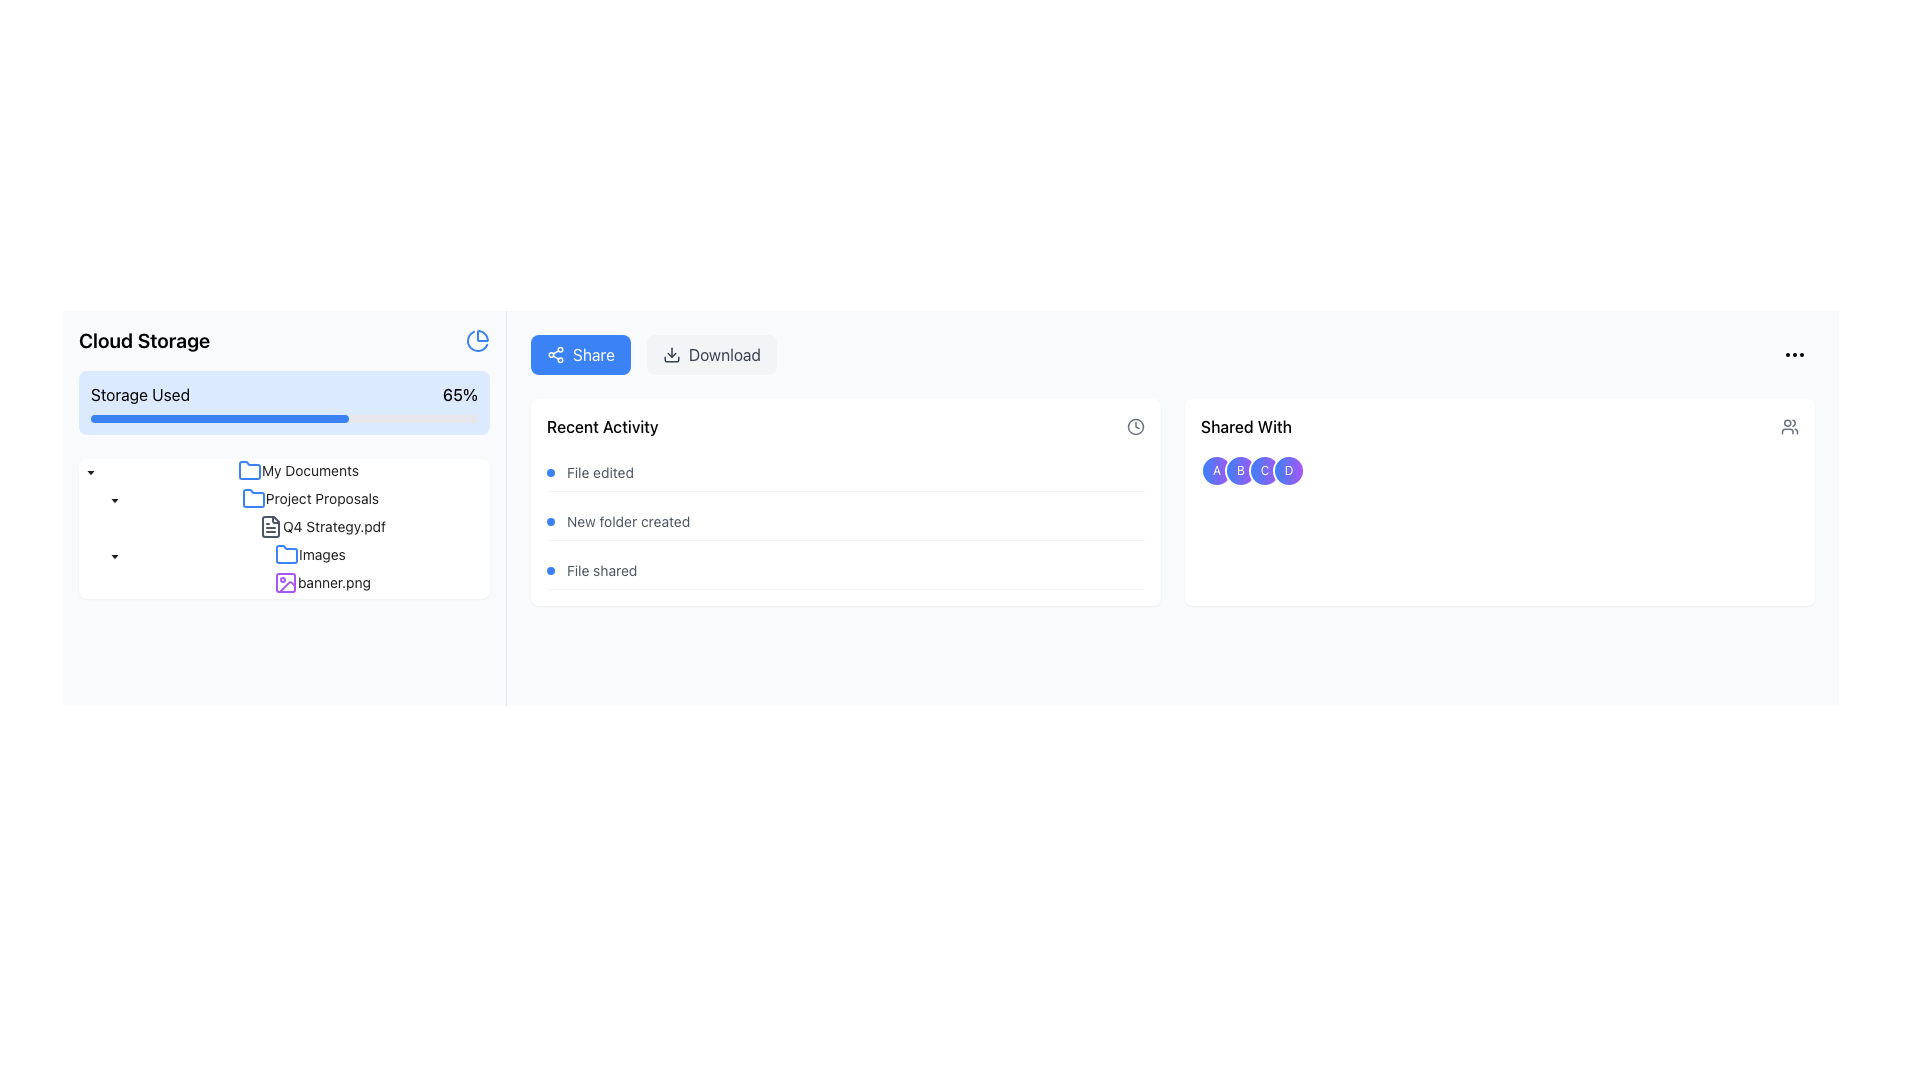 The height and width of the screenshot is (1080, 1920). What do you see at coordinates (252, 497) in the screenshot?
I see `the folder icon with a blue outline located in the left panel under 'Cloud Storage', next to 'Project Proposals'` at bounding box center [252, 497].